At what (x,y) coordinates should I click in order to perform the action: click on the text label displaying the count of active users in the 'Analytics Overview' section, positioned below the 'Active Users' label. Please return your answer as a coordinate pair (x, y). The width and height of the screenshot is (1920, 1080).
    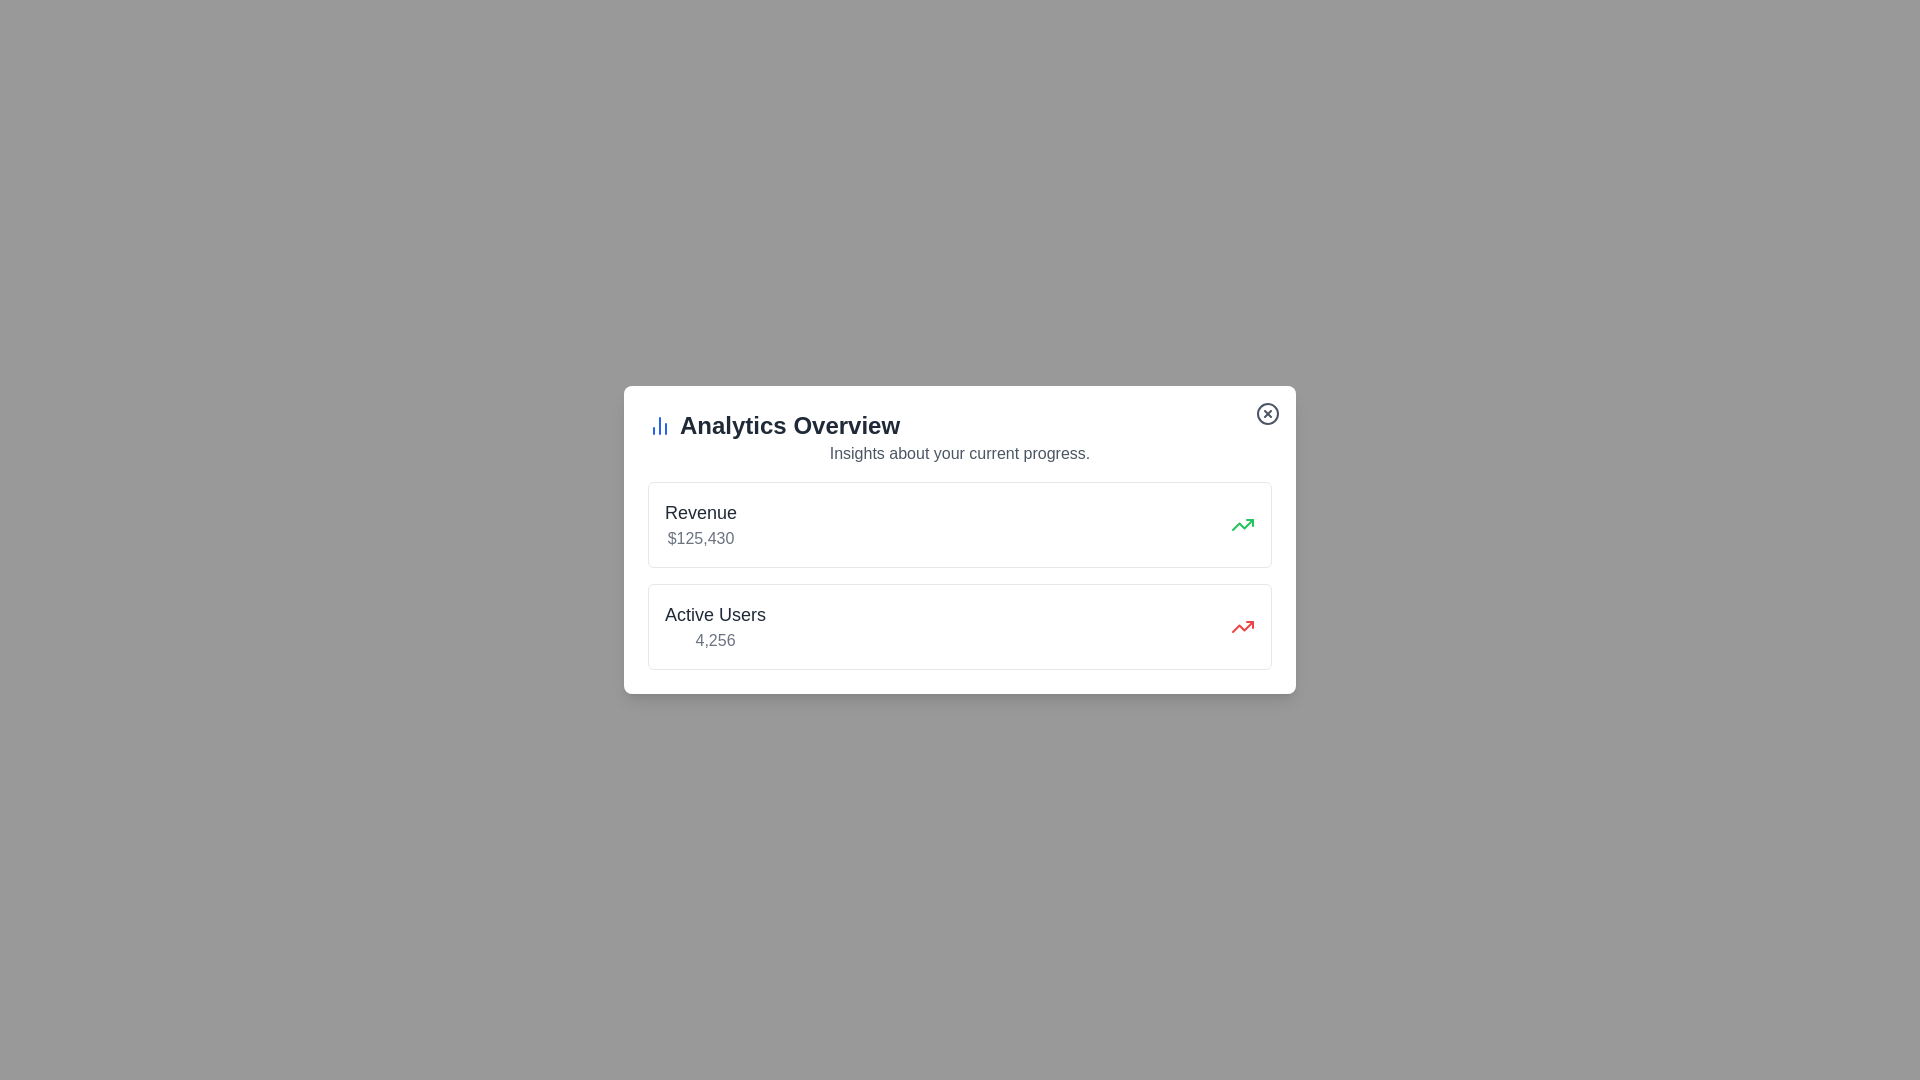
    Looking at the image, I should click on (715, 640).